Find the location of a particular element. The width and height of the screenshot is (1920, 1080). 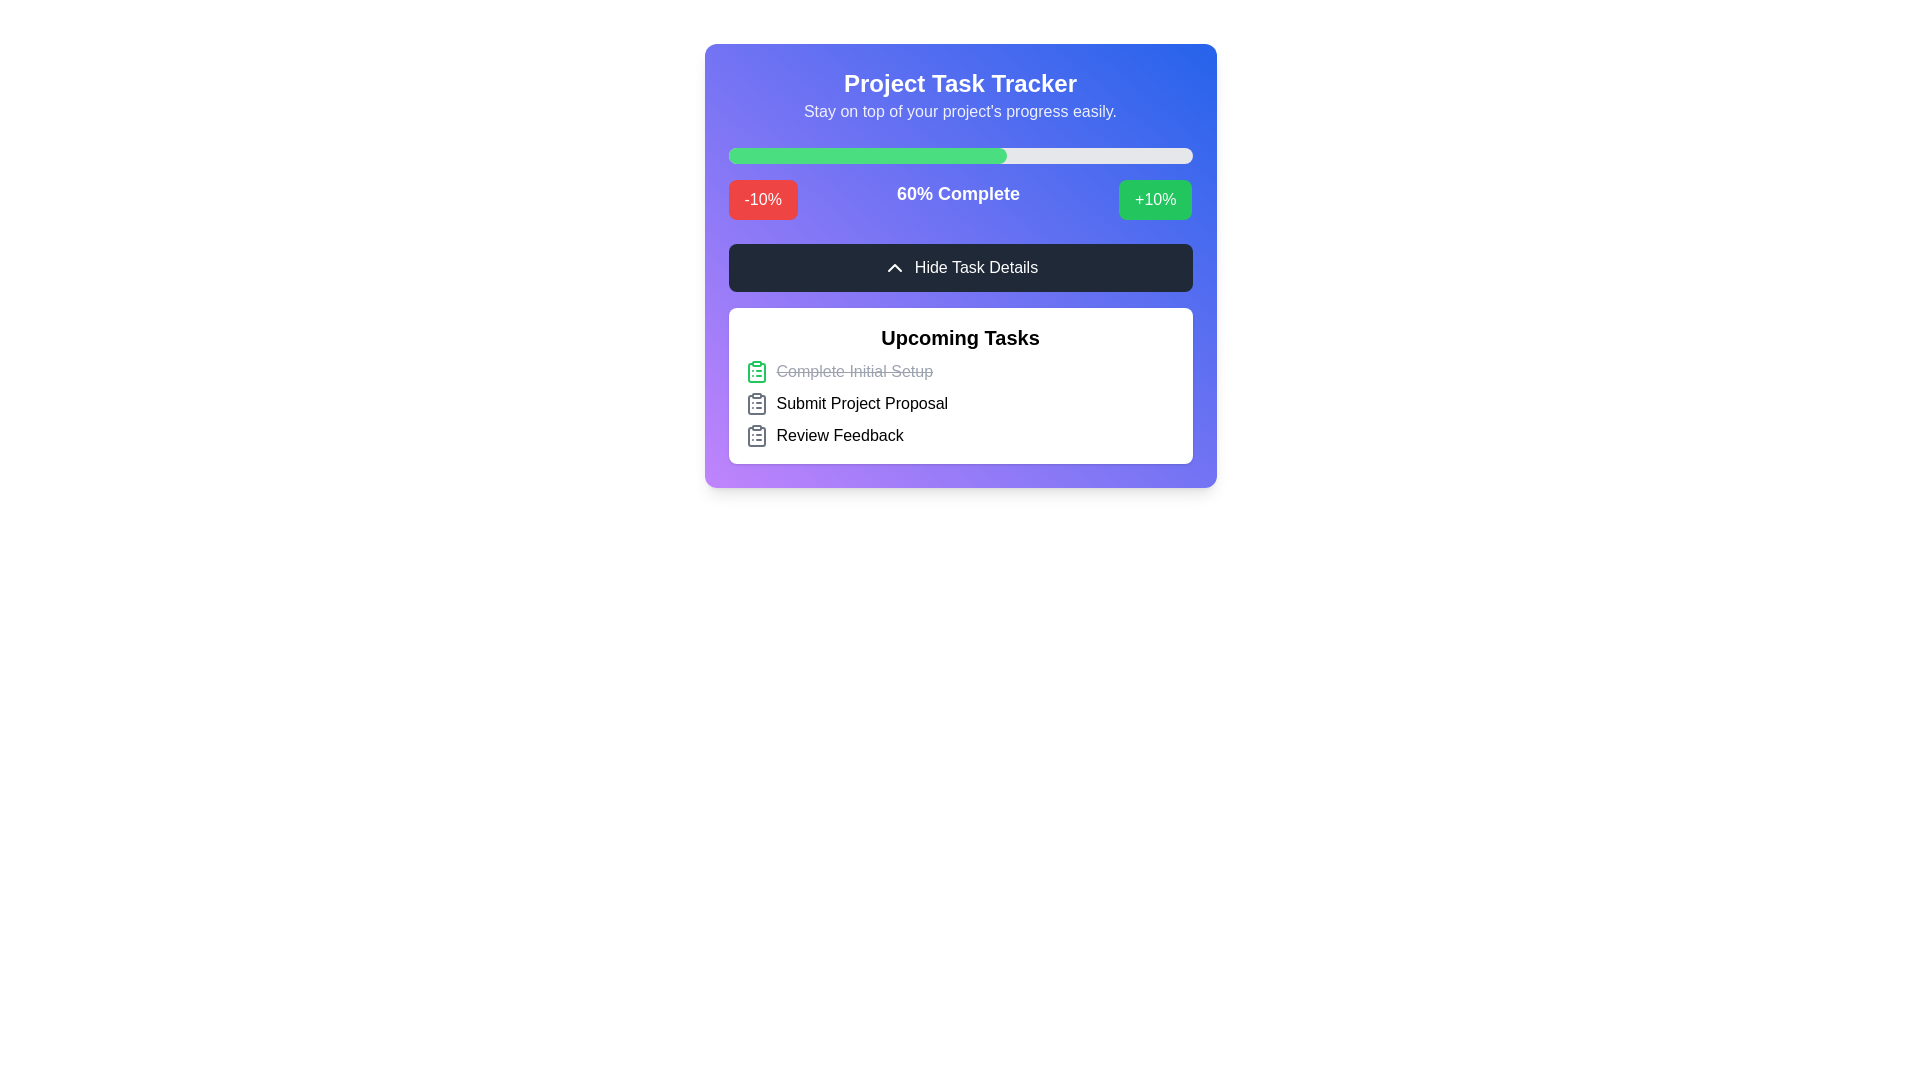

the text element titled 'Review Feedback', which is the third list item in the 'Upcoming Tasks' section, appearing after 'Submit Project Proposal' is located at coordinates (840, 434).